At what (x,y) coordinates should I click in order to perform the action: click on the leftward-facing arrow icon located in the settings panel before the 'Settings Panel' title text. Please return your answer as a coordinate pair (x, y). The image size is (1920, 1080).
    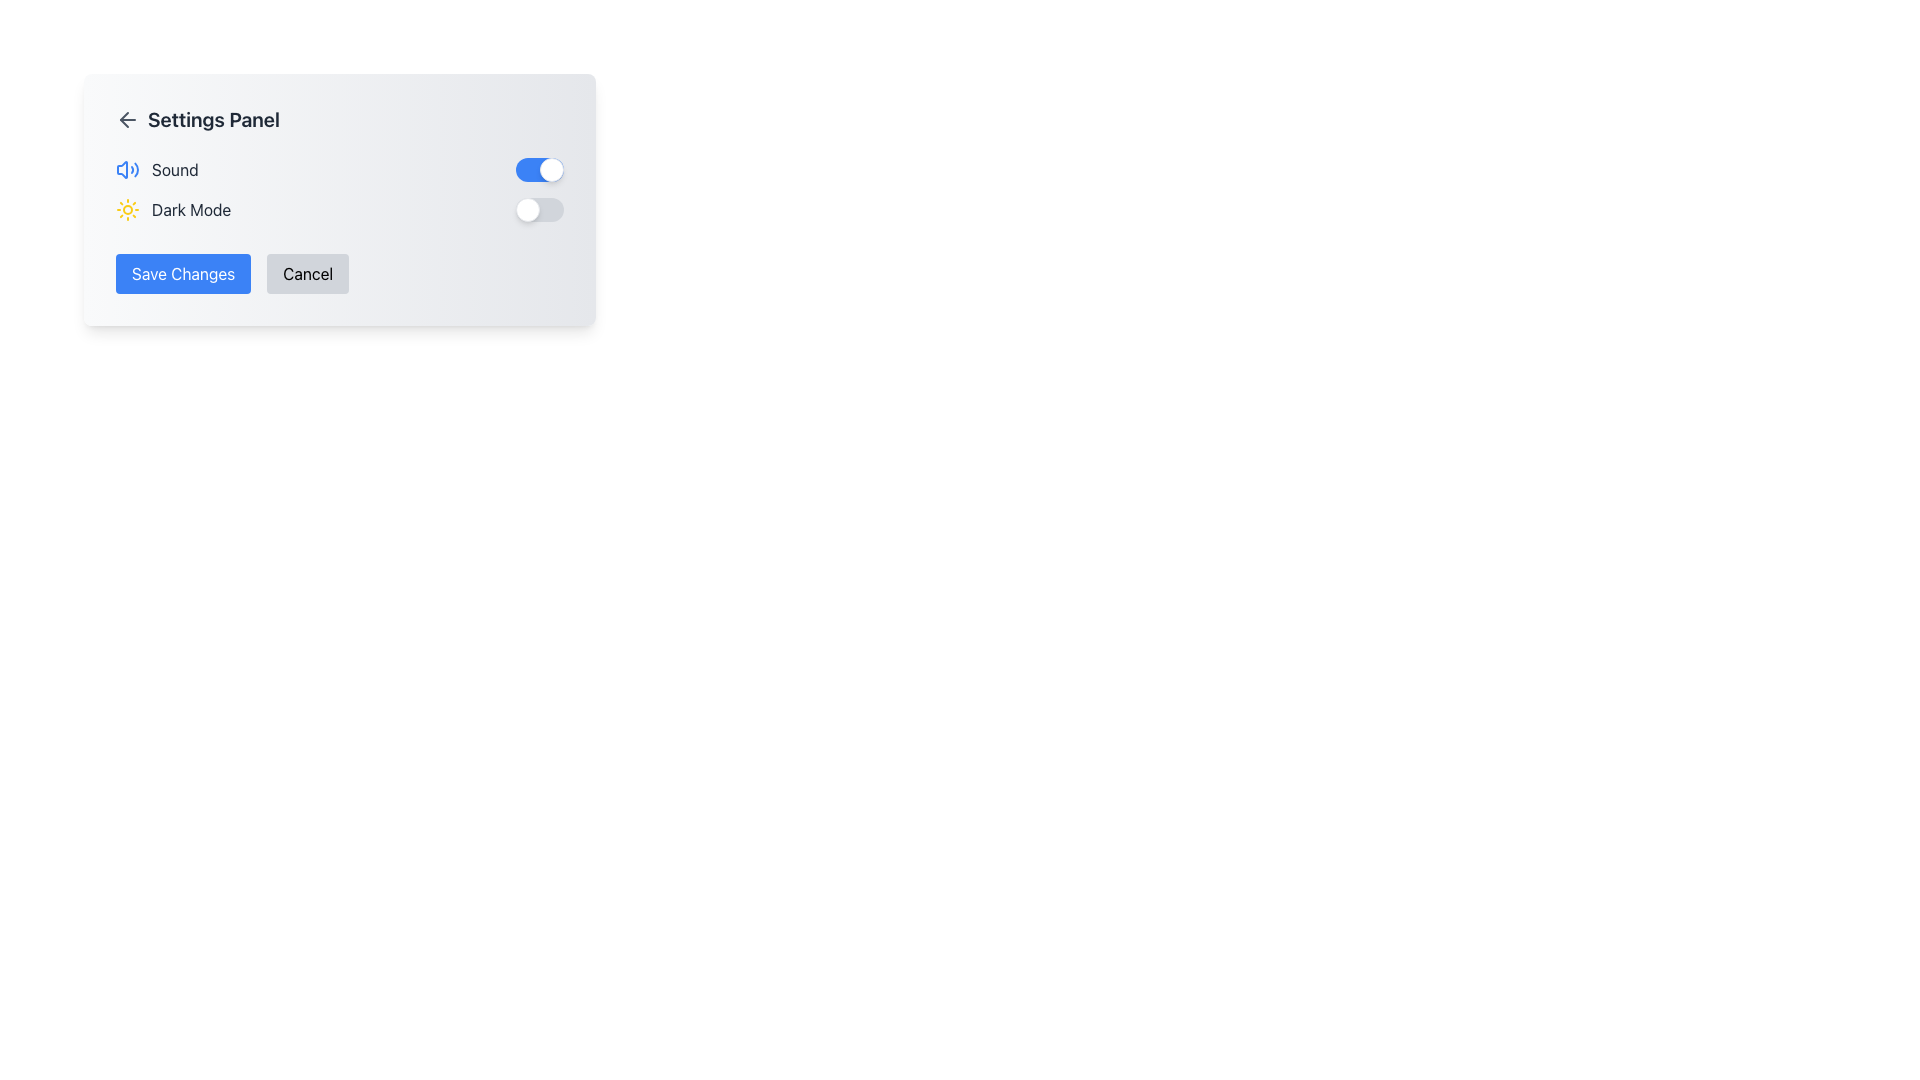
    Looking at the image, I should click on (123, 119).